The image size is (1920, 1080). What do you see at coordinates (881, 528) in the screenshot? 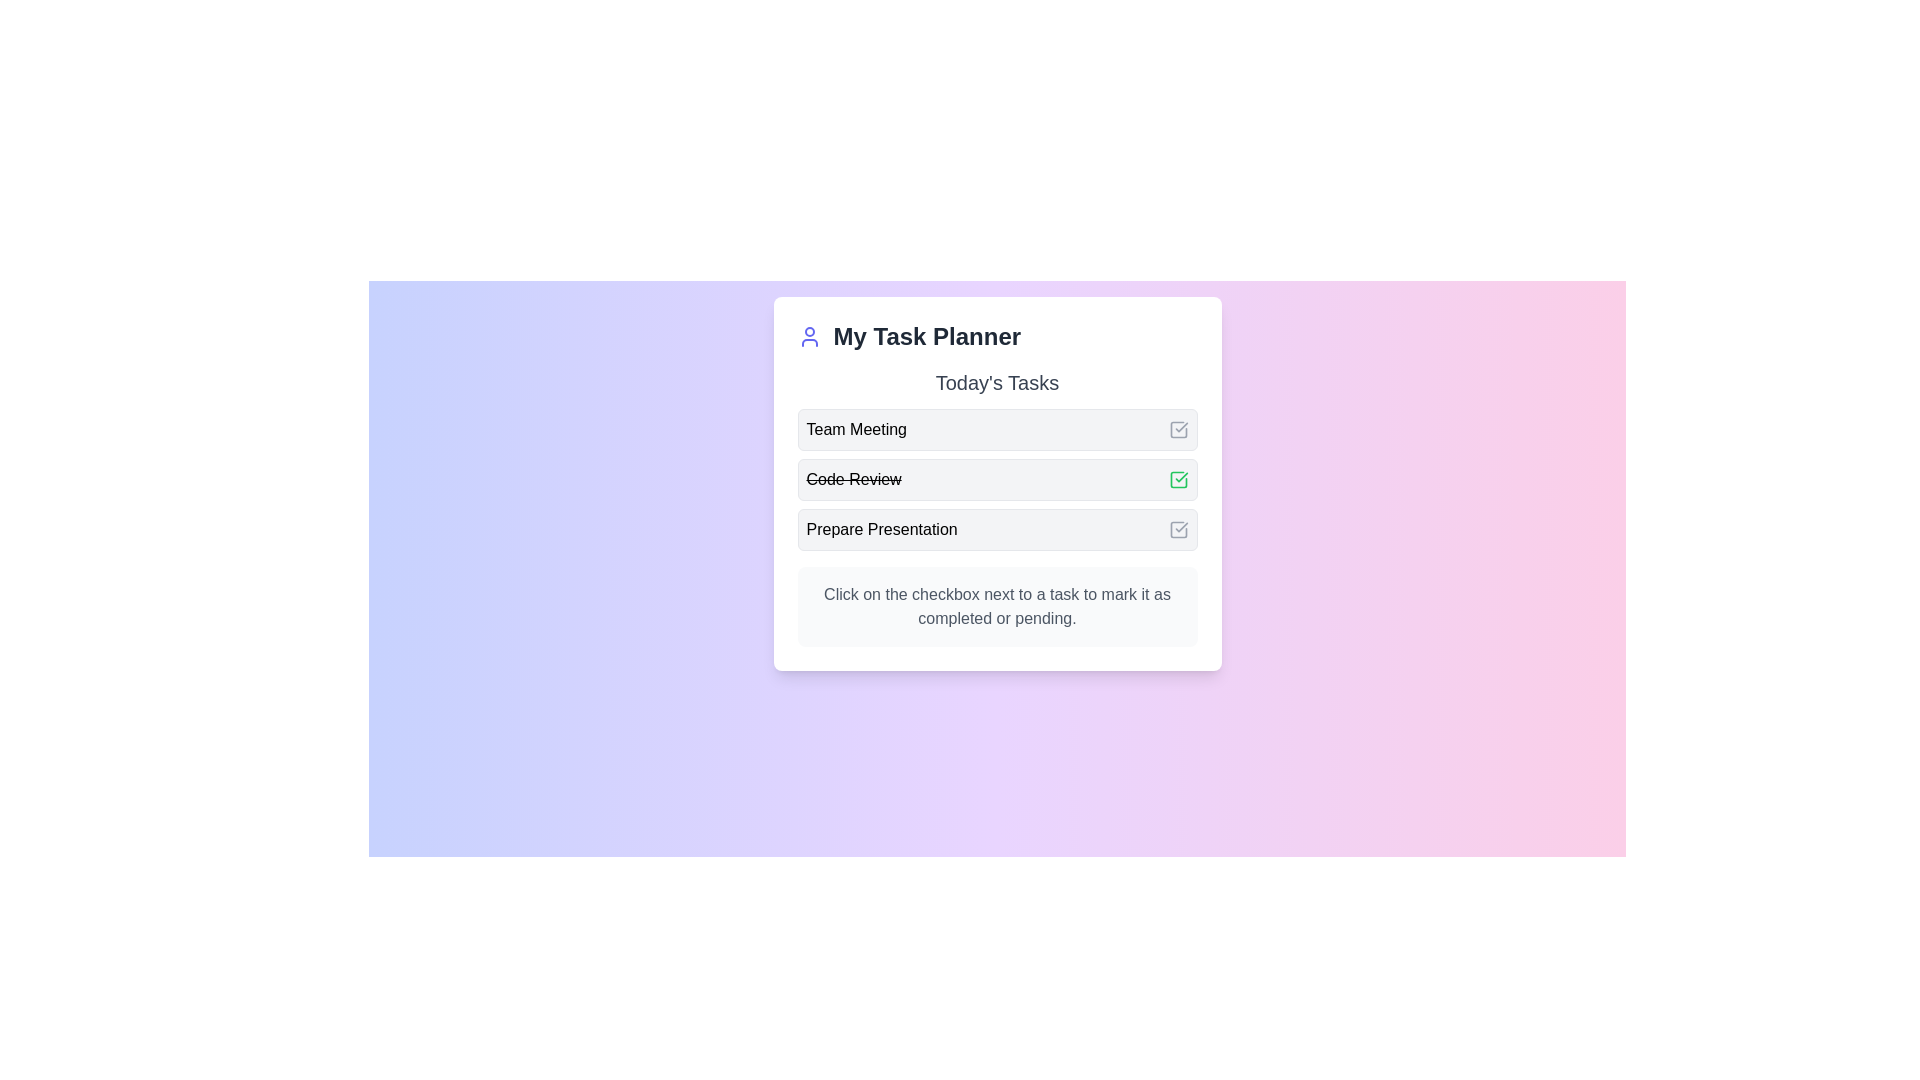
I see `the text label element displaying 'Prepare Presentation' in the third row of tasks under 'Today's Tasks'` at bounding box center [881, 528].